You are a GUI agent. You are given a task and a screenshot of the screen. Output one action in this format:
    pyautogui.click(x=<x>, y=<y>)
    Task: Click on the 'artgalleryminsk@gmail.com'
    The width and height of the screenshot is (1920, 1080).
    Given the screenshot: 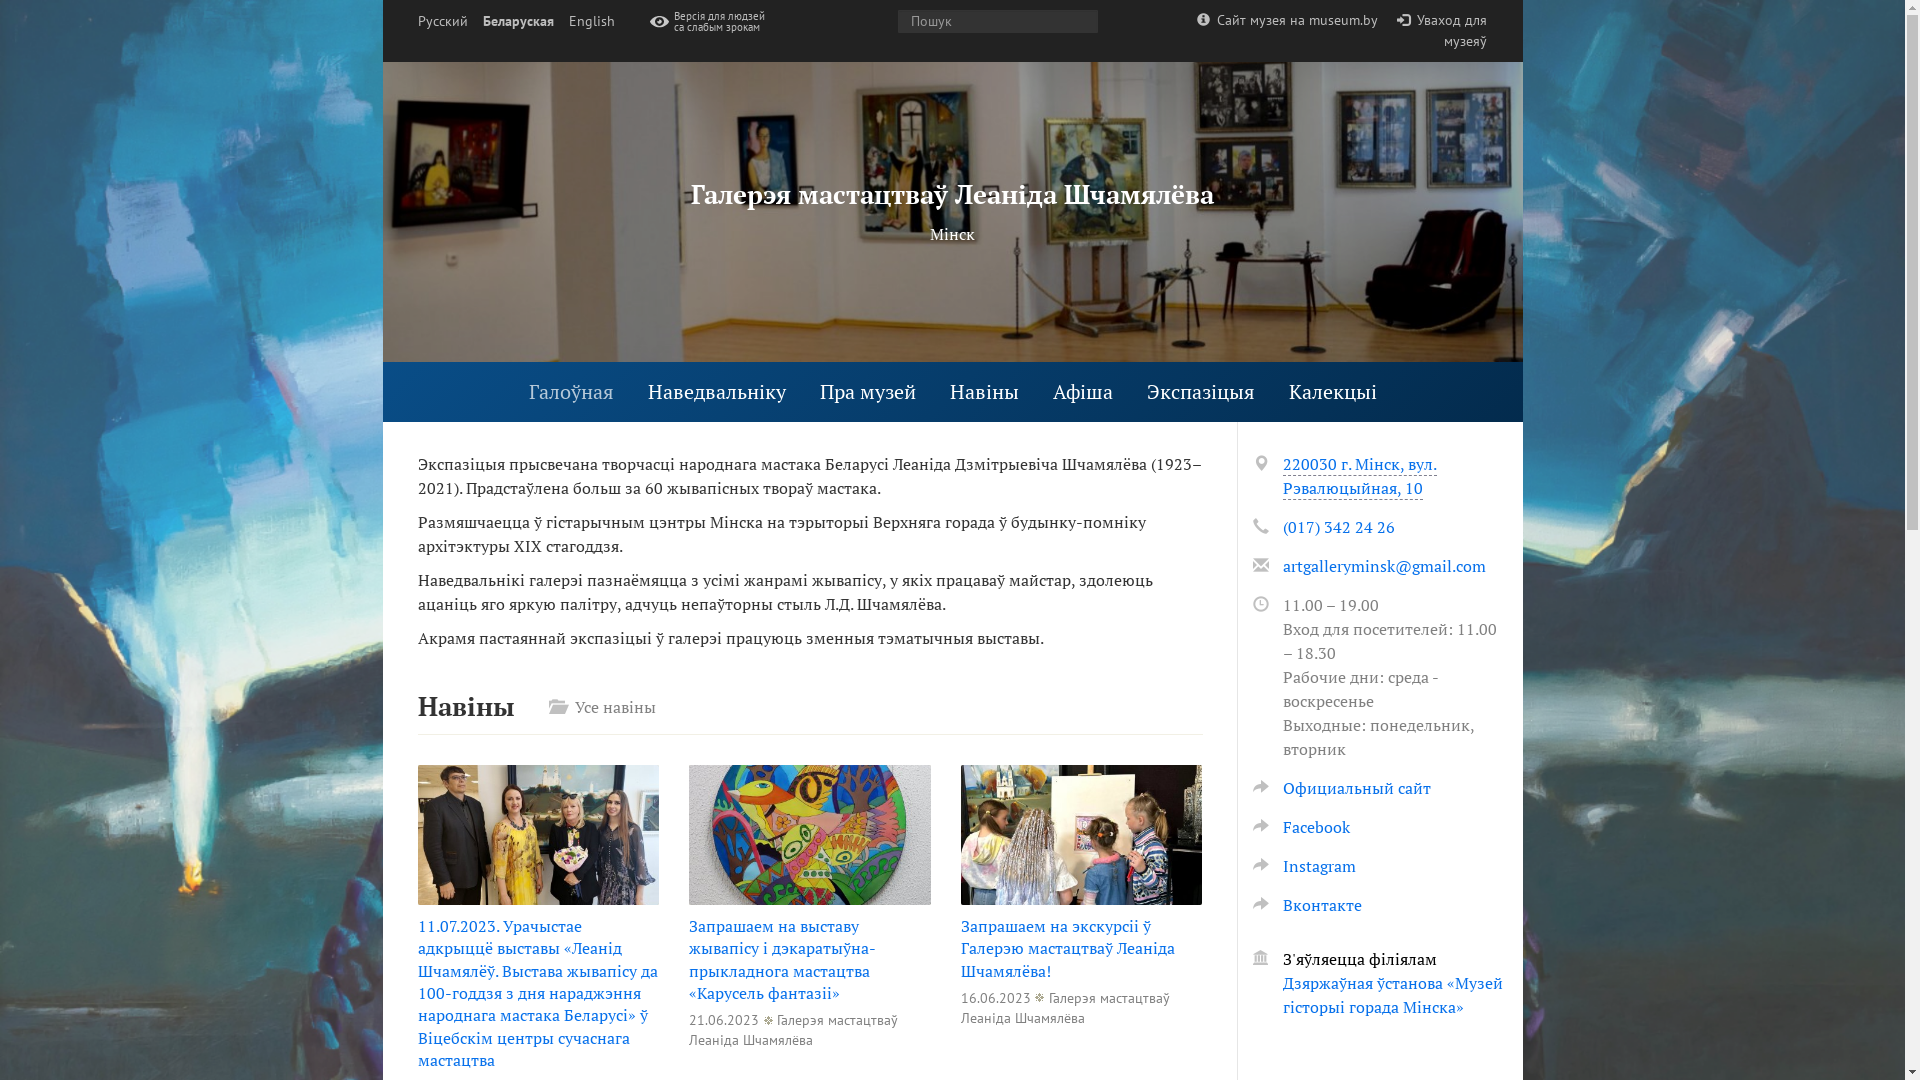 What is the action you would take?
    pyautogui.click(x=1281, y=566)
    